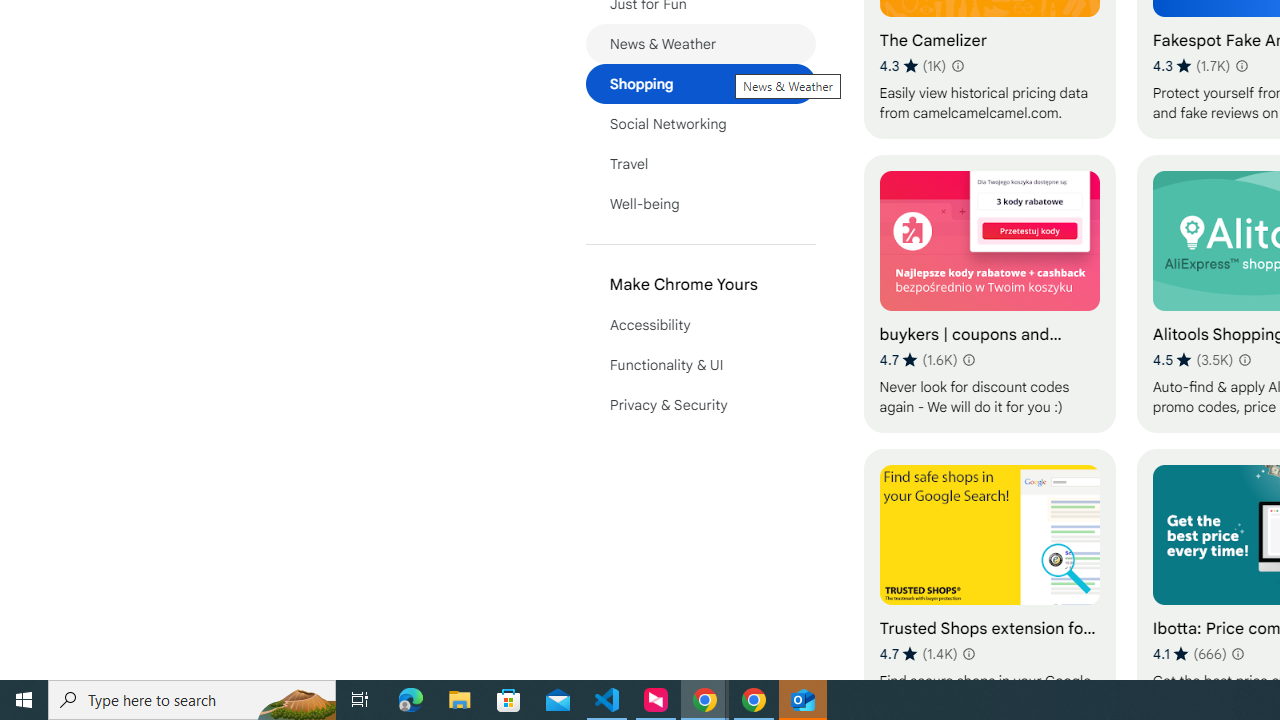  Describe the element at coordinates (912, 65) in the screenshot. I see `'Average rating 4.3 out of 5 stars. 1K ratings.'` at that location.